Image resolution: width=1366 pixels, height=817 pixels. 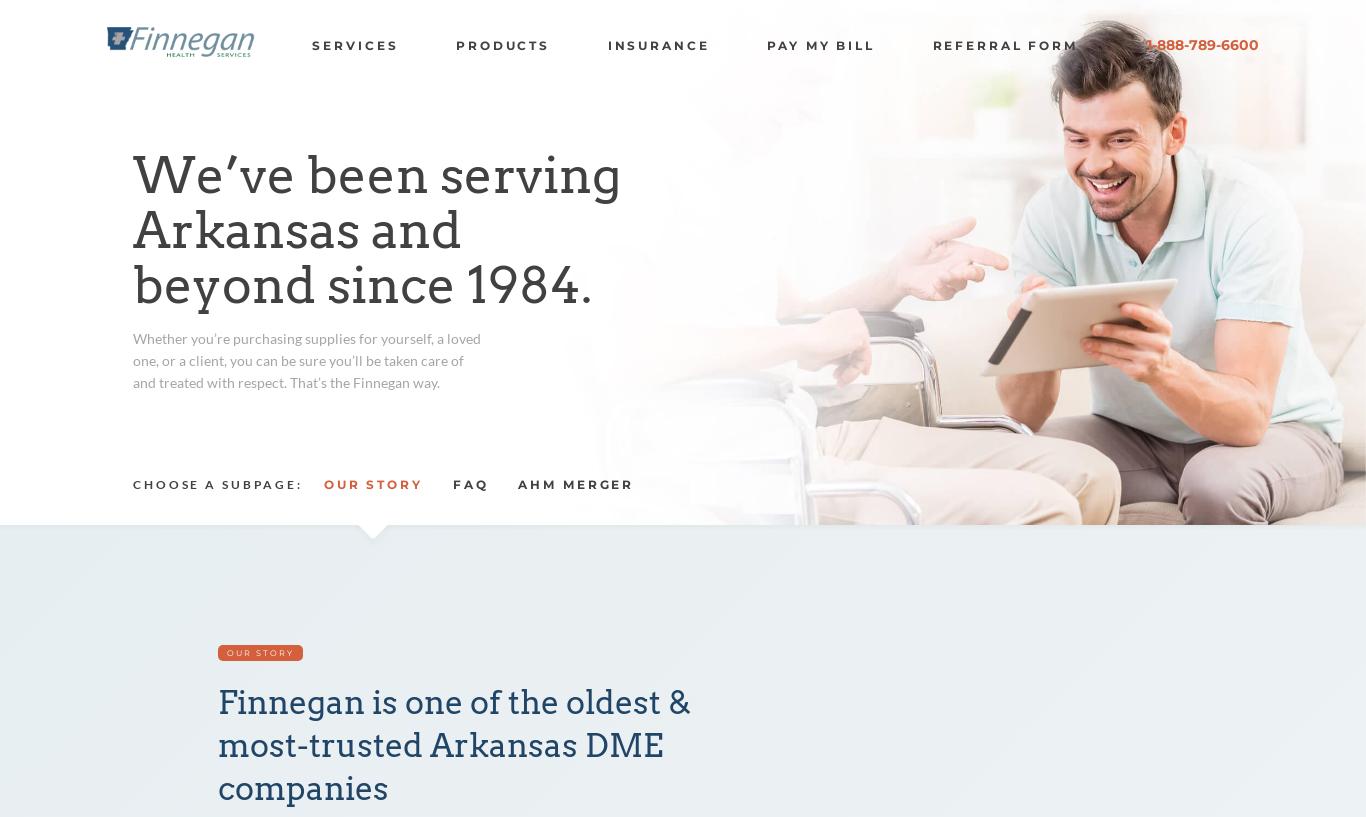 I want to click on 'AHM Merger', so click(x=517, y=484).